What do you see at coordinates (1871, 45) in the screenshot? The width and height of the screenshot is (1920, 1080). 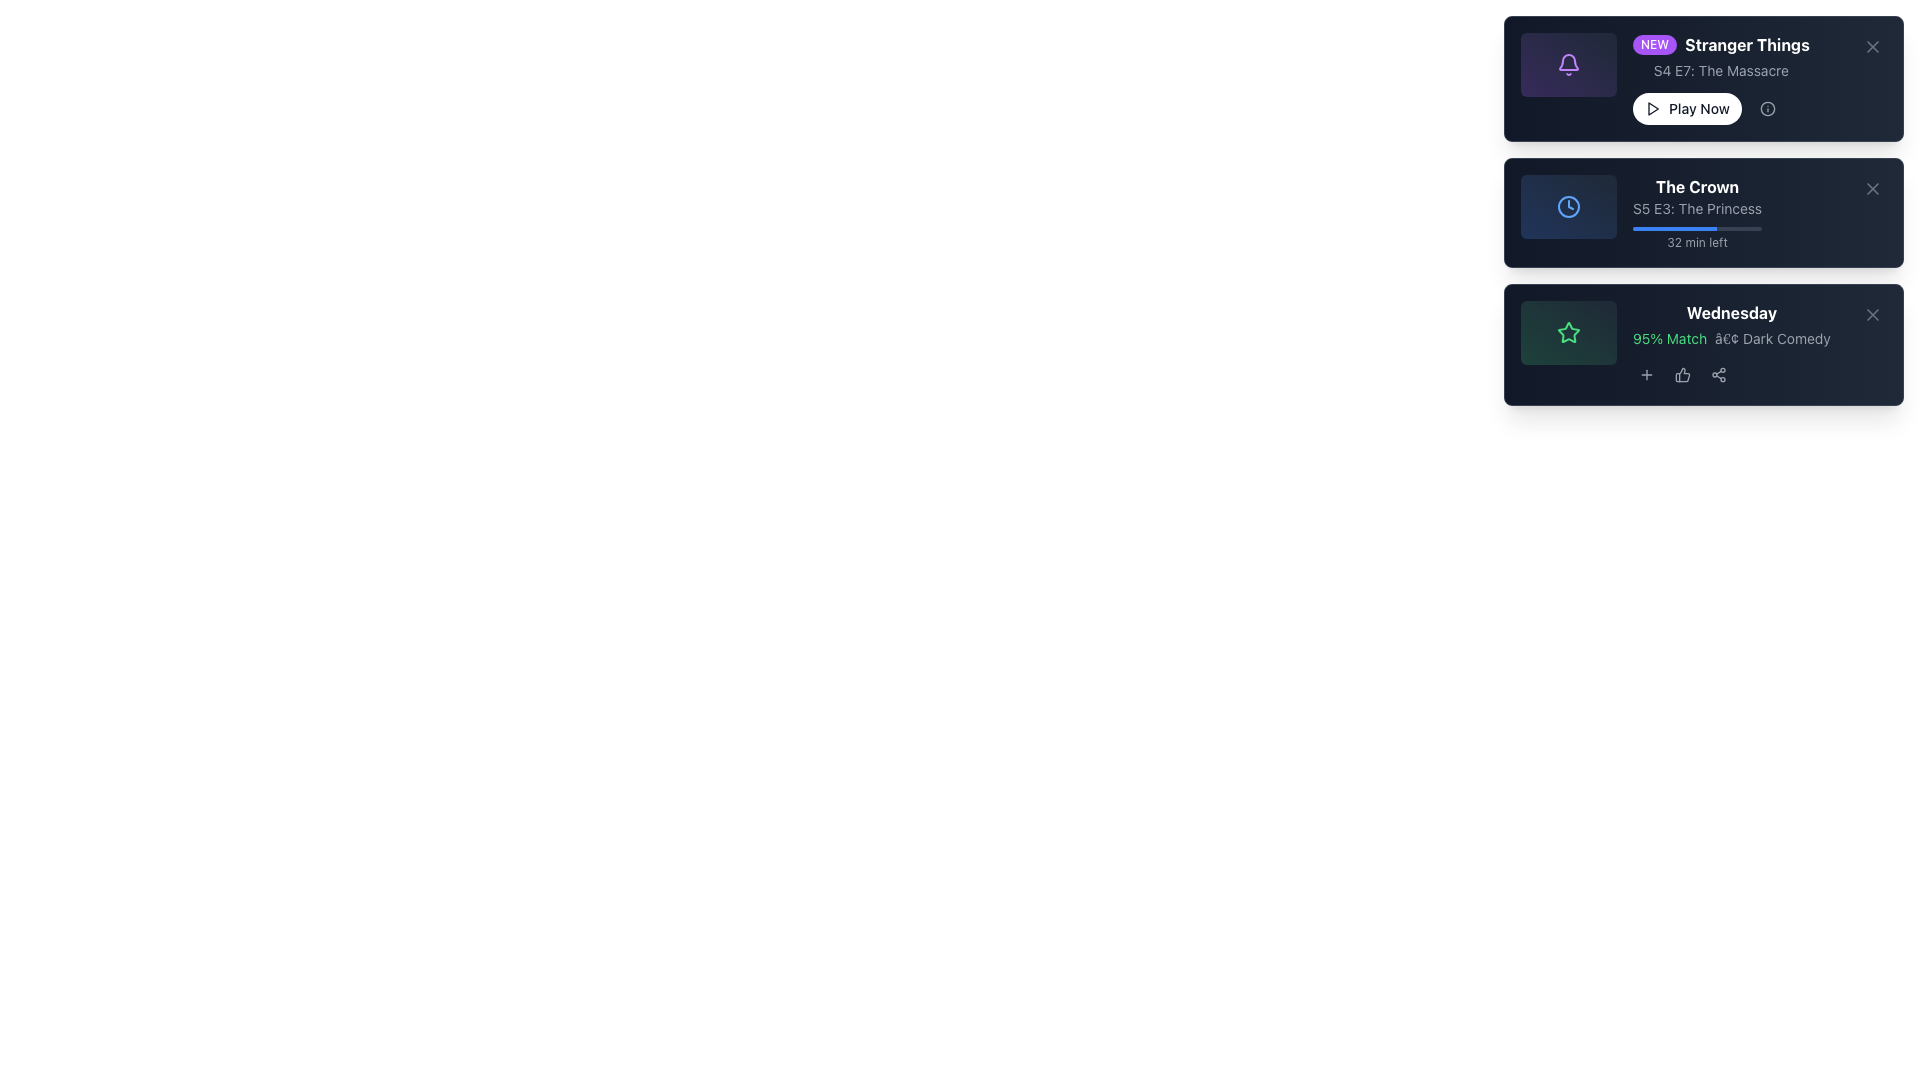 I see `the Close button (styled as a cross icon) located at the top-right corner of the top card in a vertically stacked list` at bounding box center [1871, 45].